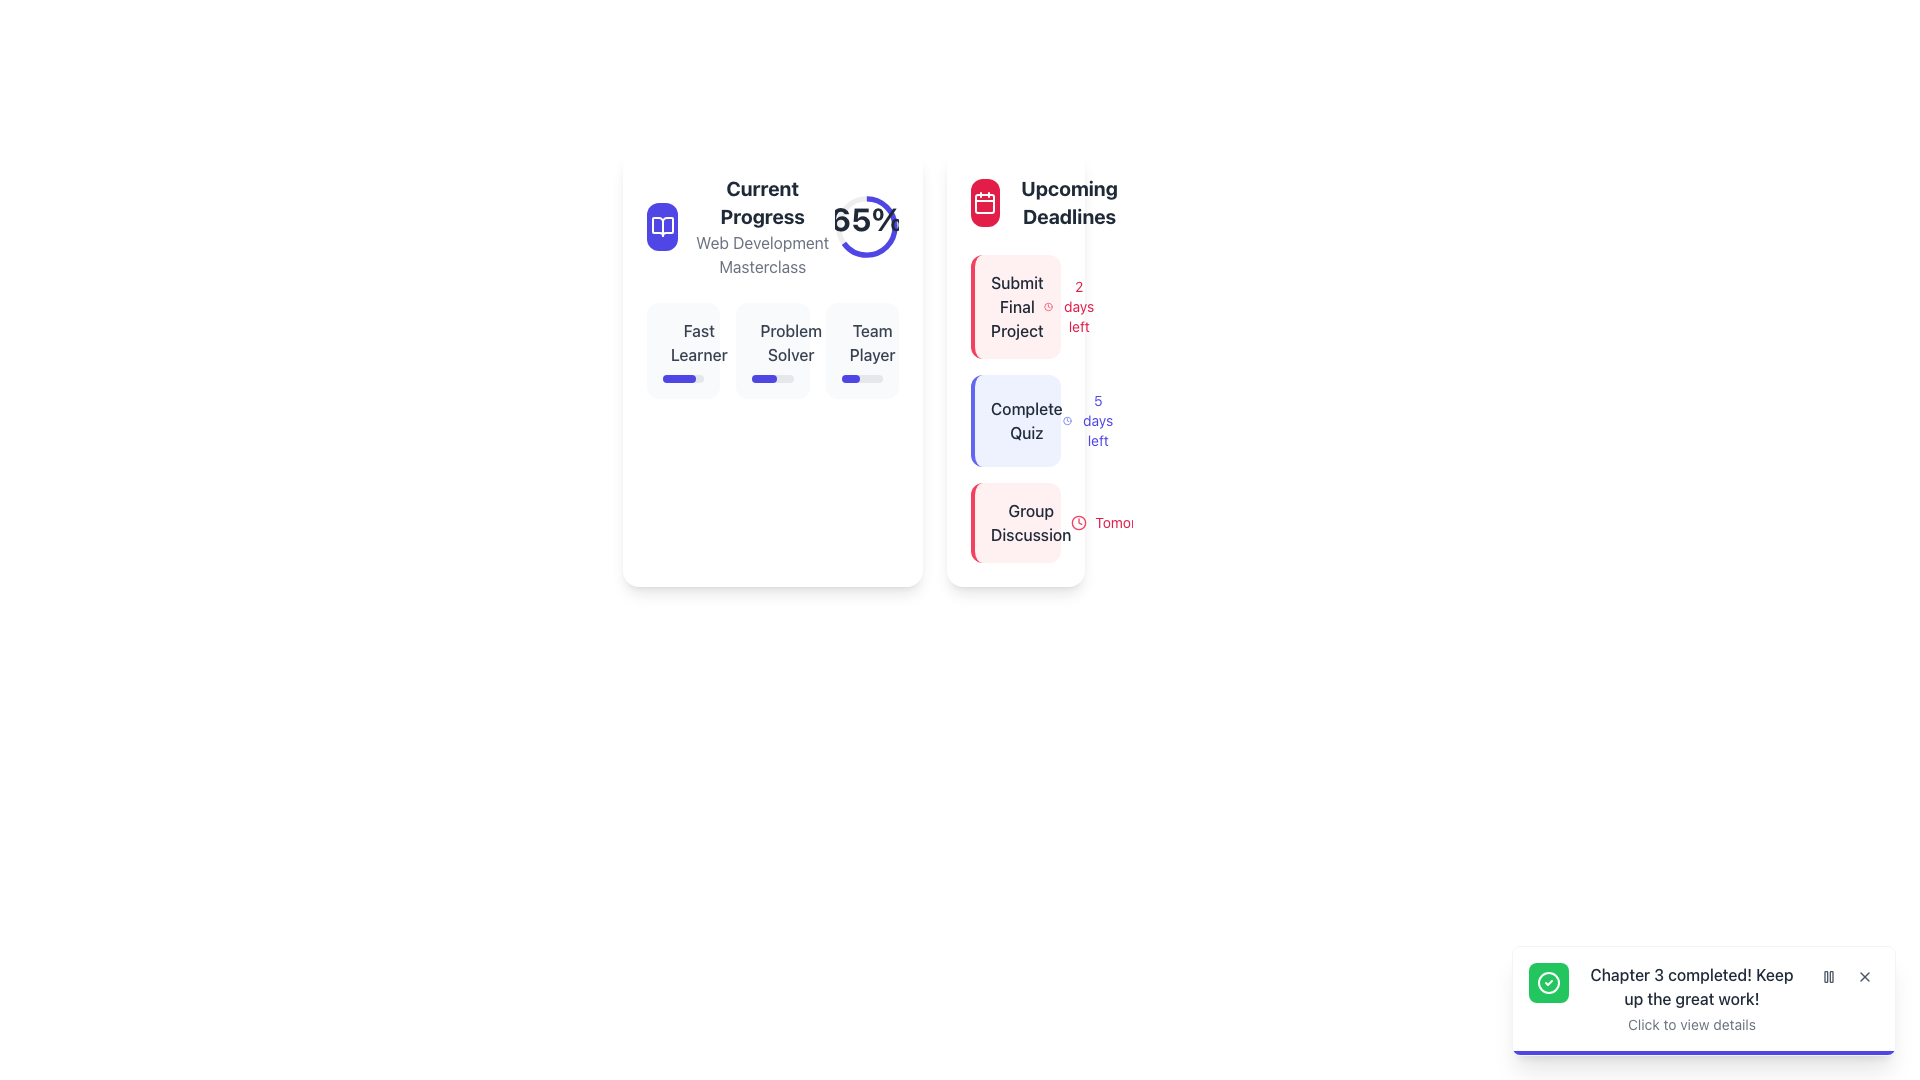 The width and height of the screenshot is (1920, 1080). I want to click on the horizontal progress bar with rounded corners, styled in blue, located directly below the 'Fast Learner' label in the left panel's 'Current Progress' section, so click(683, 378).